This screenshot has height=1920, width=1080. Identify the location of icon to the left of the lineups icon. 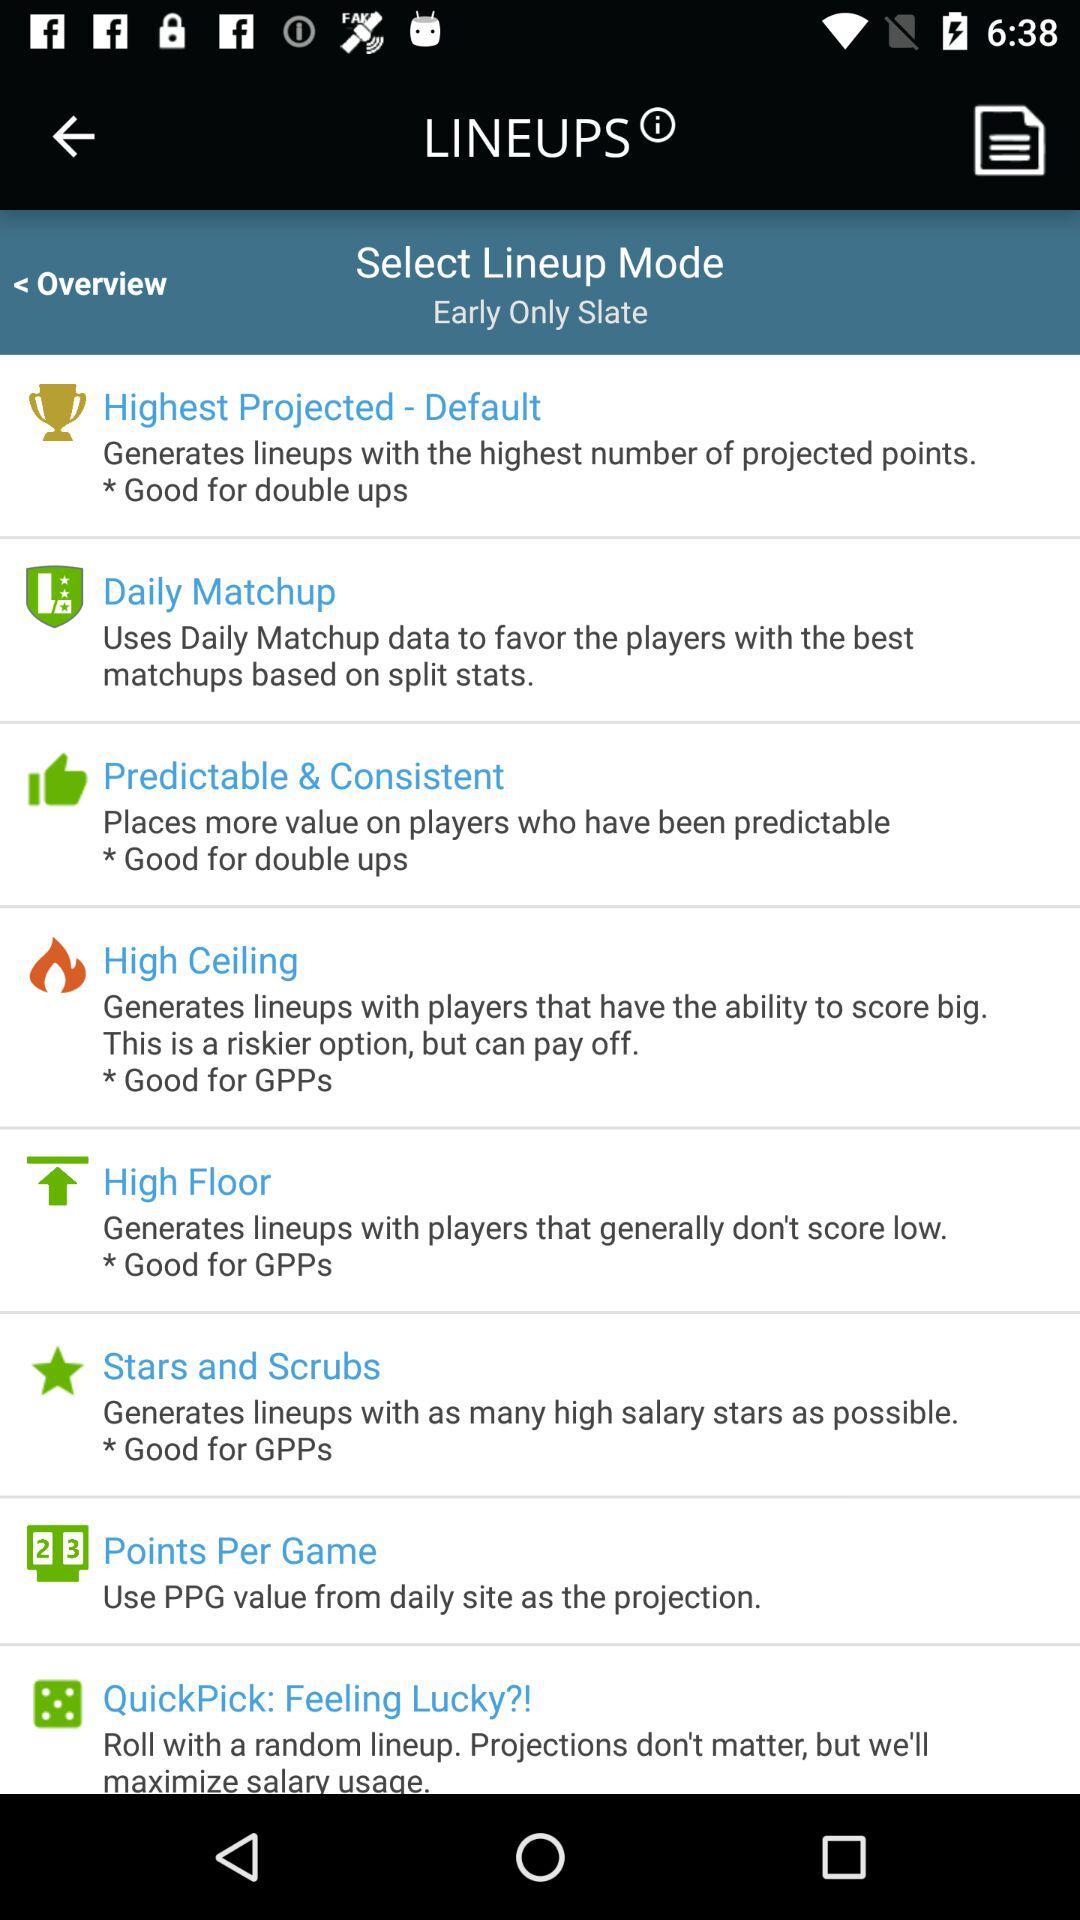
(72, 135).